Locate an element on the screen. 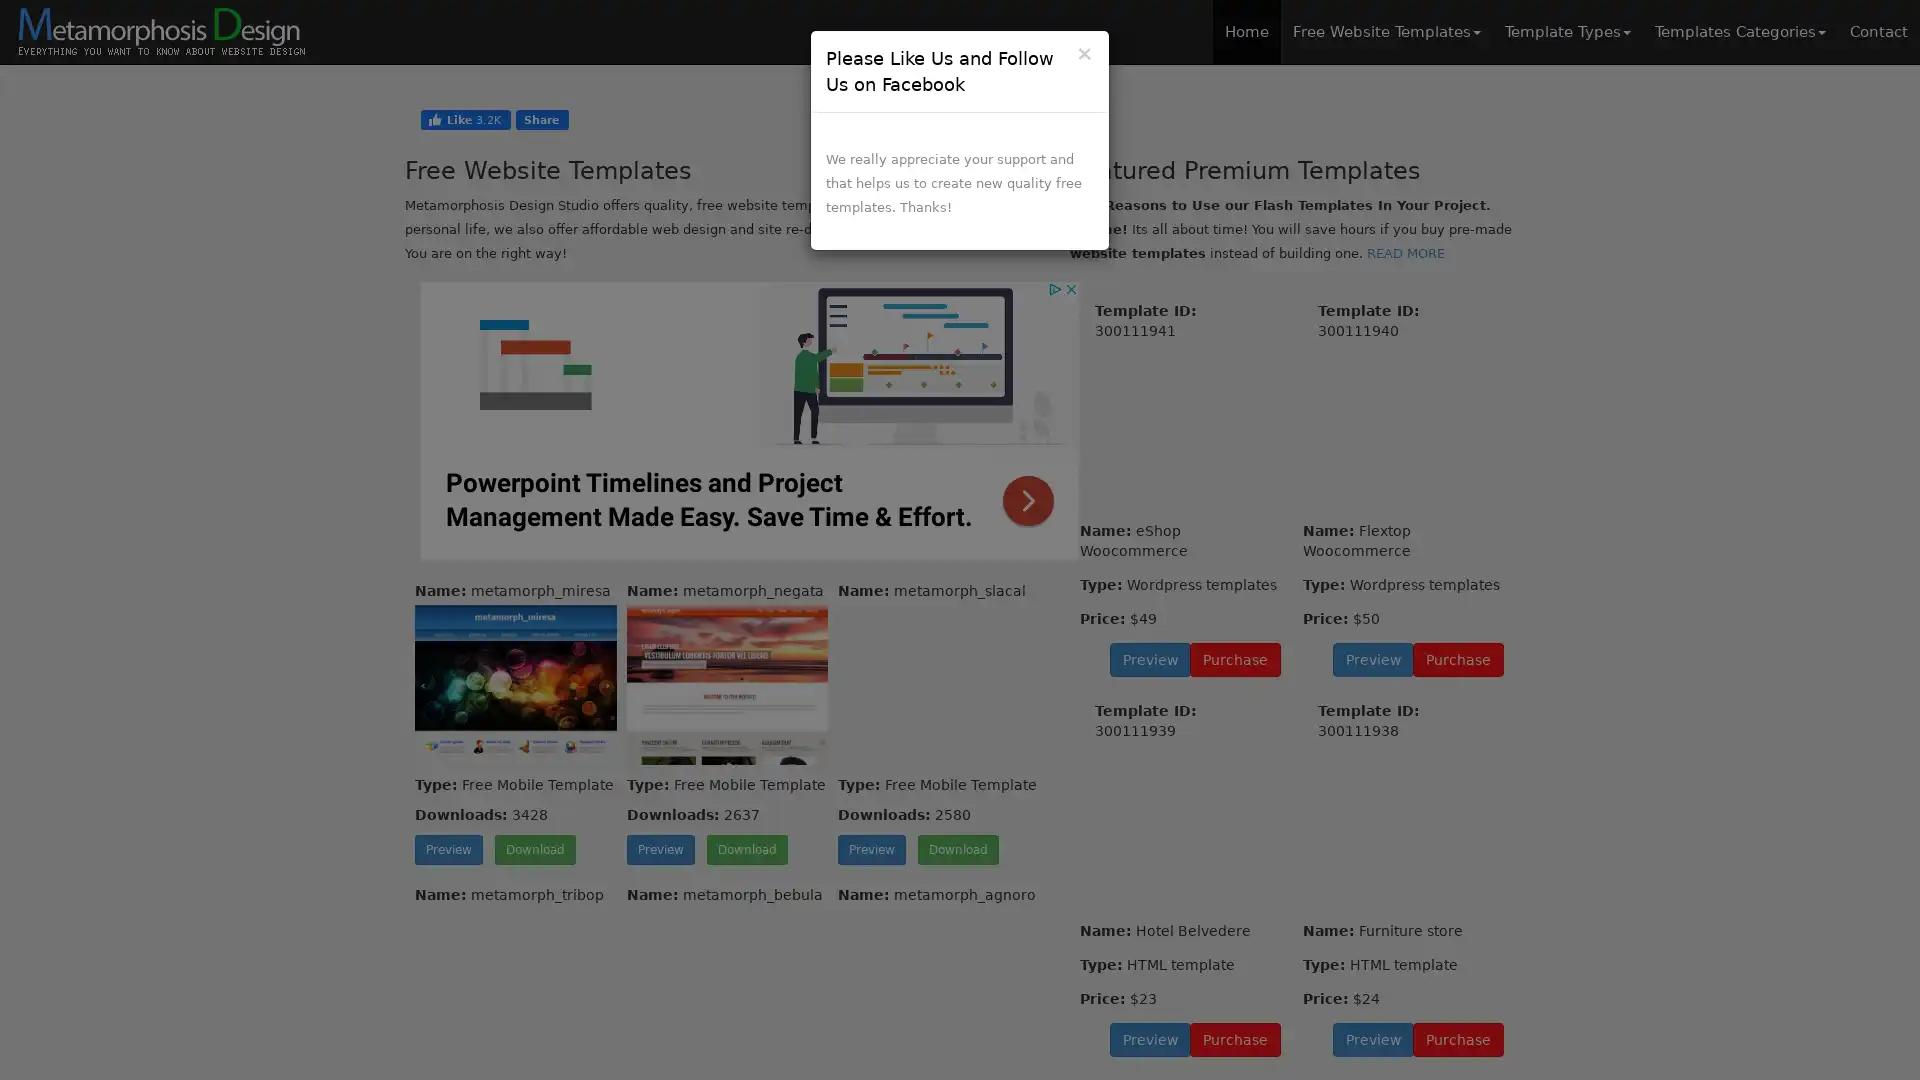 This screenshot has height=1080, width=1920. Purchase is located at coordinates (1234, 659).